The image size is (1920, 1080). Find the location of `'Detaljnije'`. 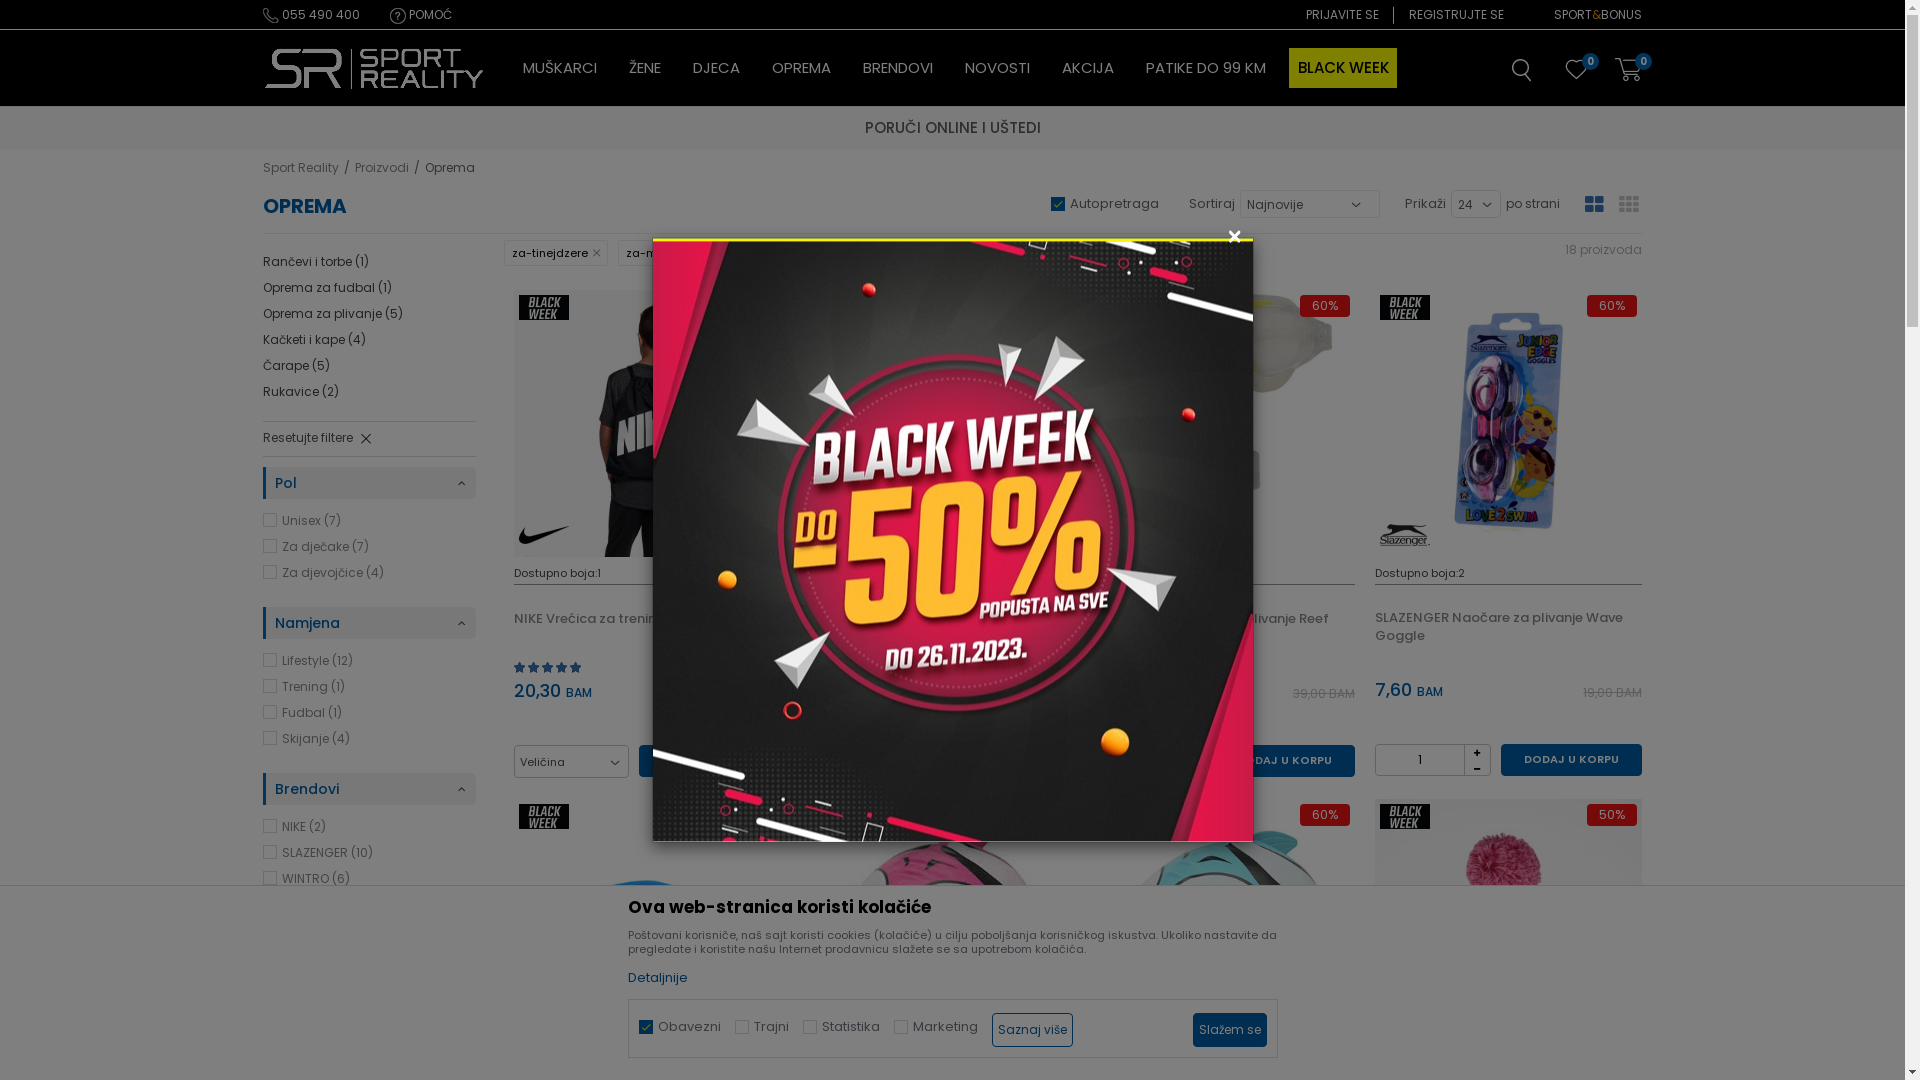

'Detaljnije' is located at coordinates (627, 976).